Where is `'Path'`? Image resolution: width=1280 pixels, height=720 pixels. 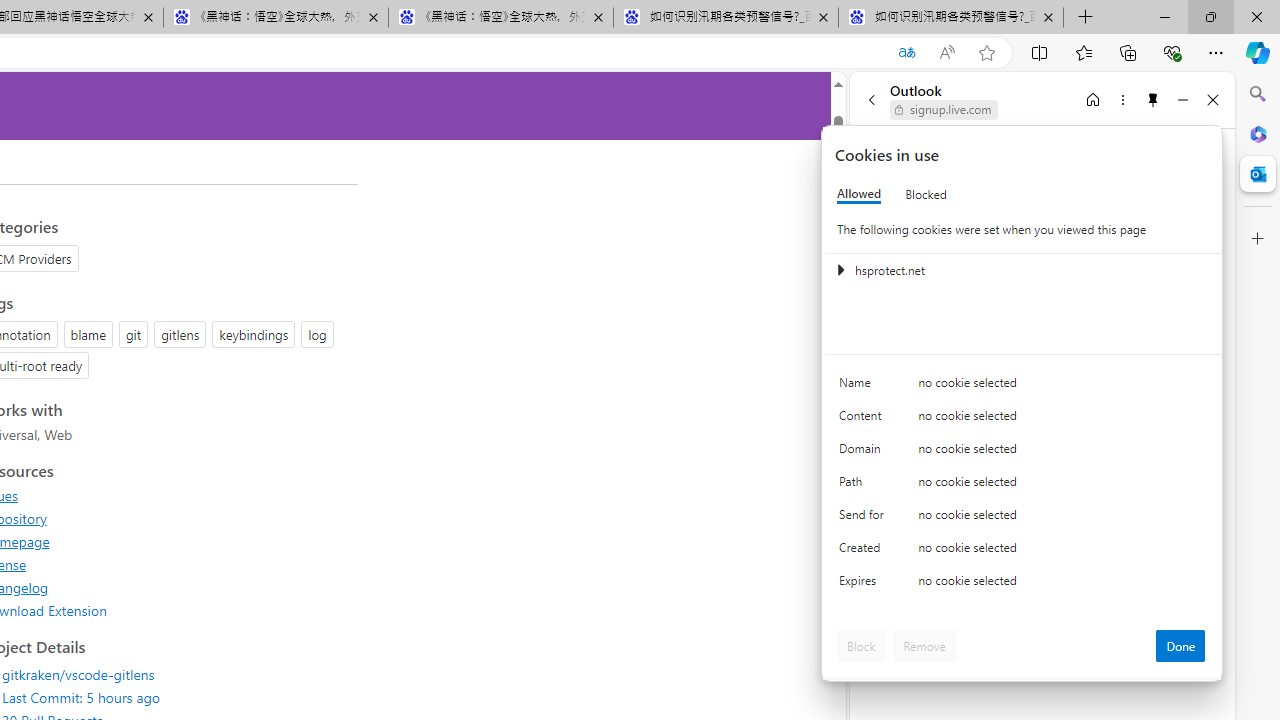 'Path' is located at coordinates (865, 486).